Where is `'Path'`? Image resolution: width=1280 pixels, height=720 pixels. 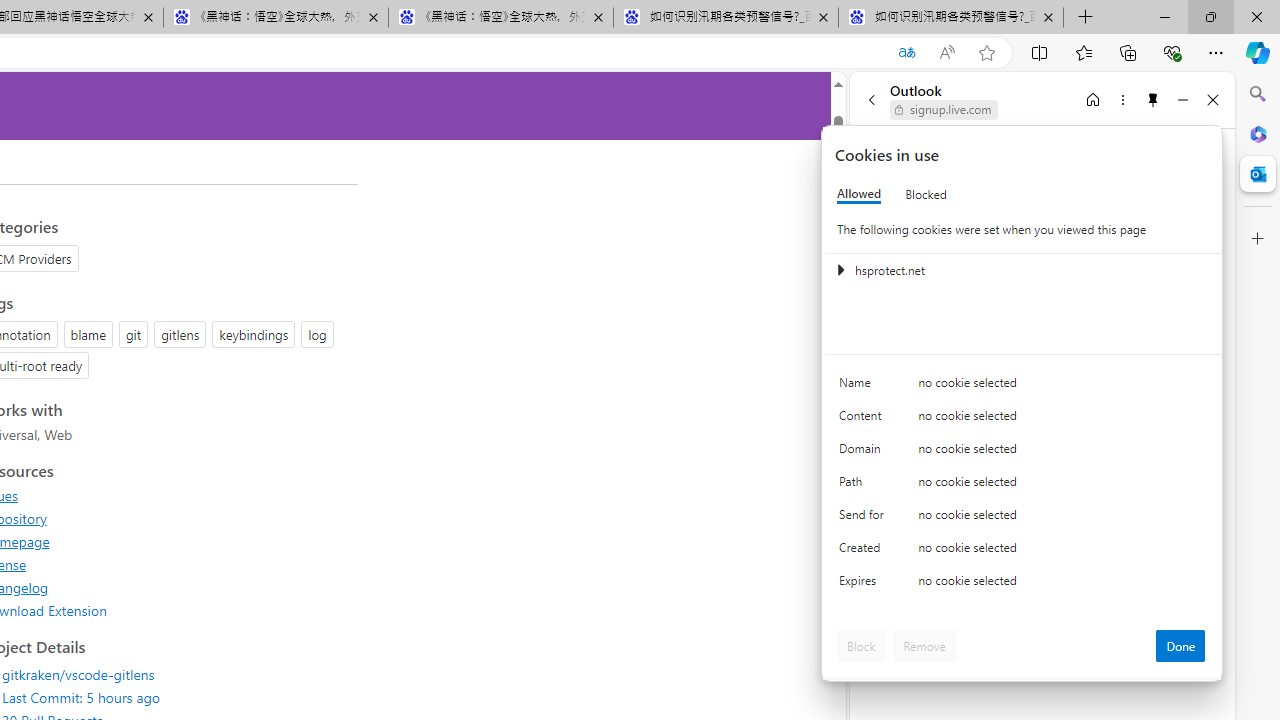 'Path' is located at coordinates (865, 486).